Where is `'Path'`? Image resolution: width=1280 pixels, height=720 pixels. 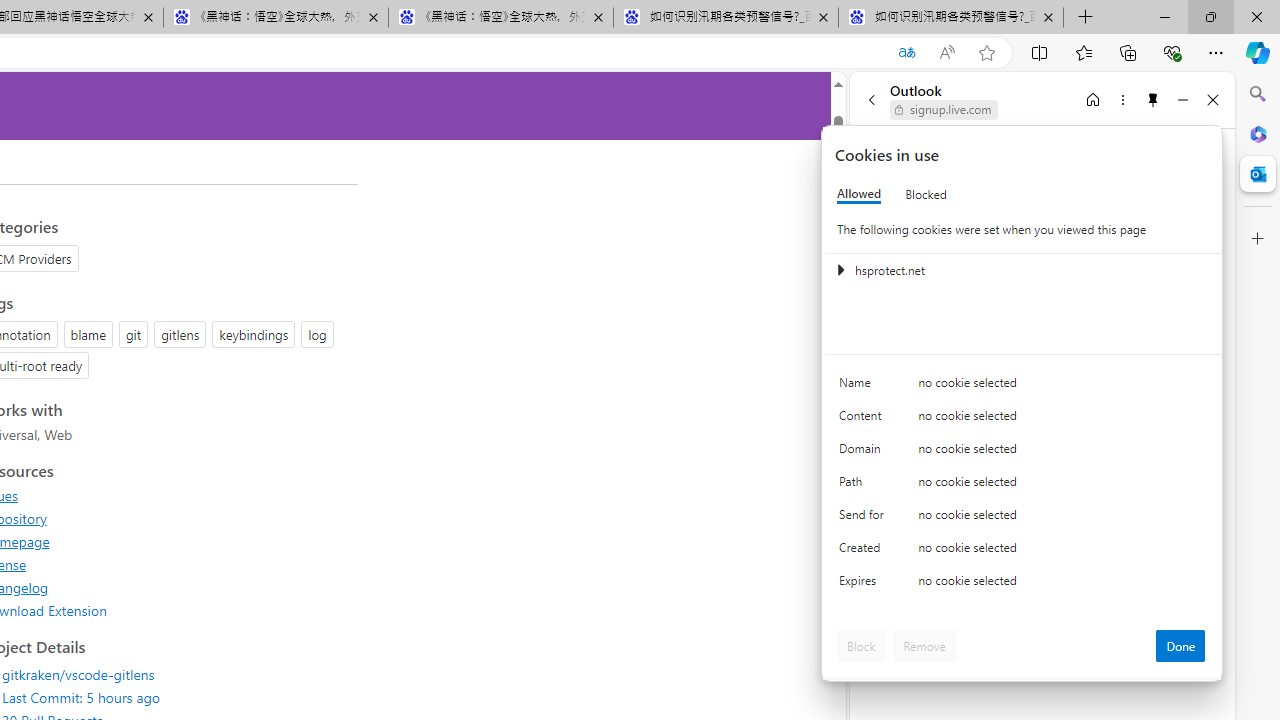 'Path' is located at coordinates (865, 486).